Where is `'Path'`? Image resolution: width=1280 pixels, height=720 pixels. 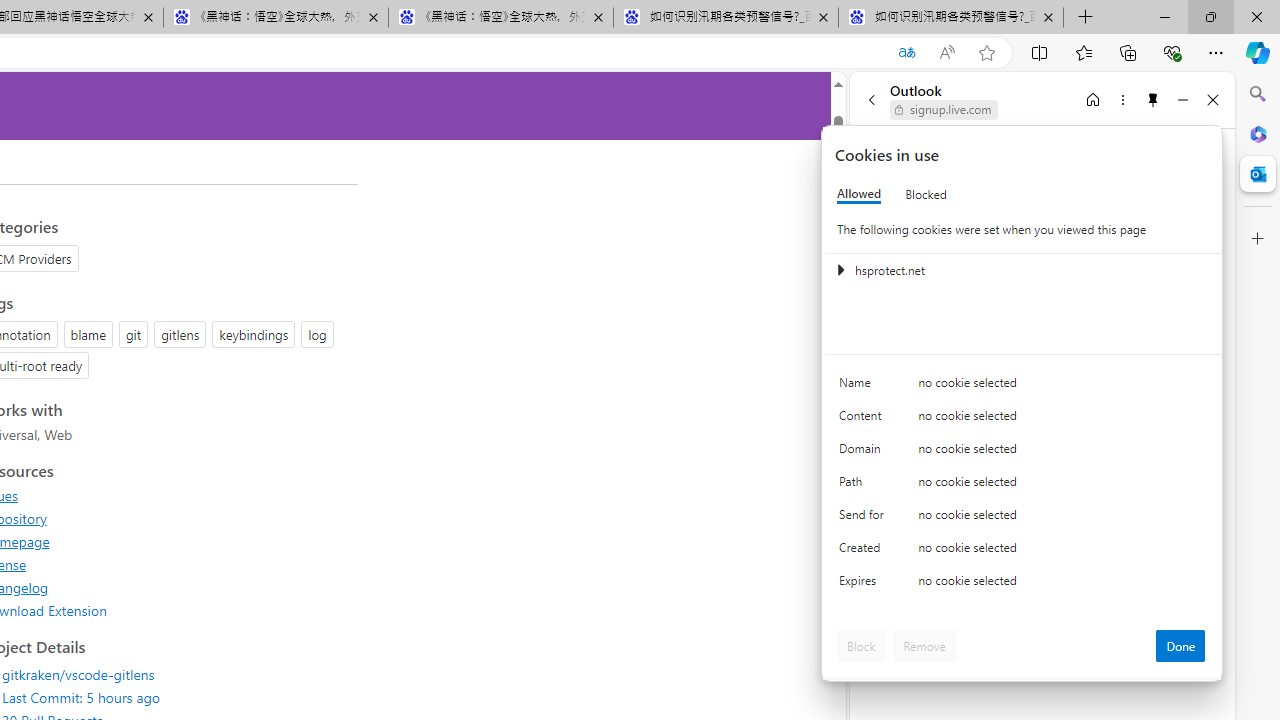 'Path' is located at coordinates (865, 486).